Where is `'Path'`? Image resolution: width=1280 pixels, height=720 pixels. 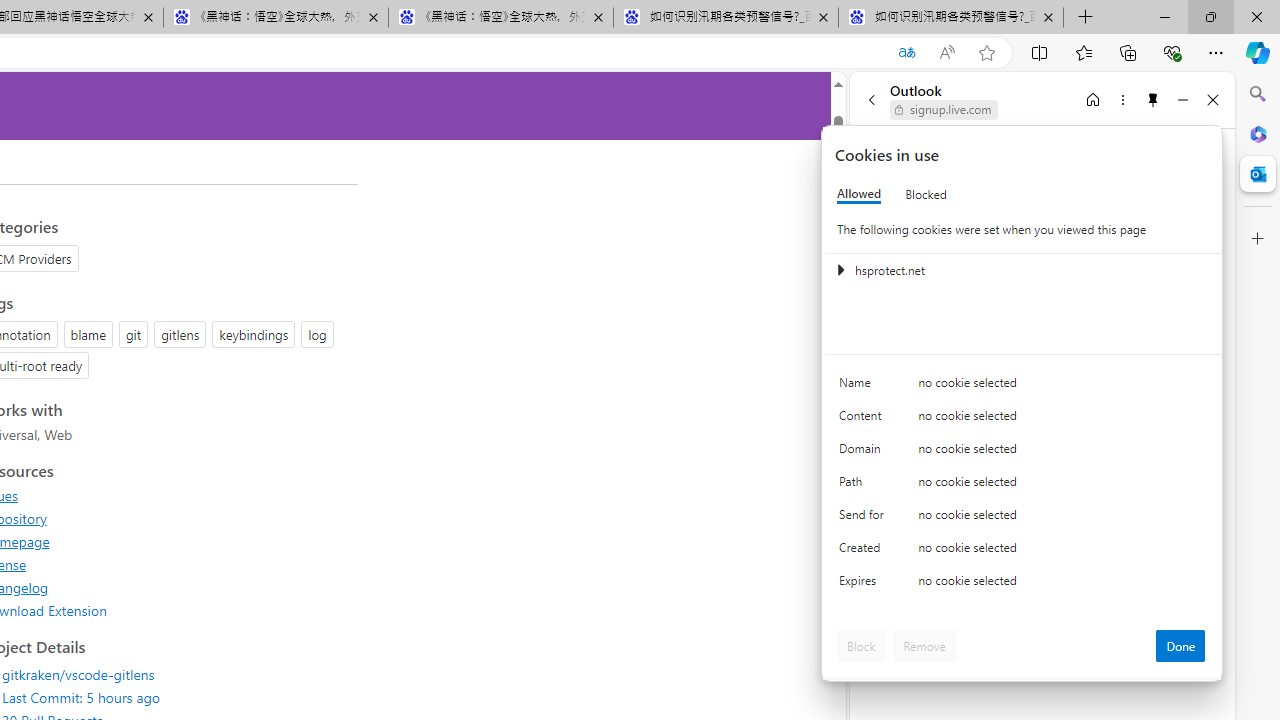 'Path' is located at coordinates (865, 486).